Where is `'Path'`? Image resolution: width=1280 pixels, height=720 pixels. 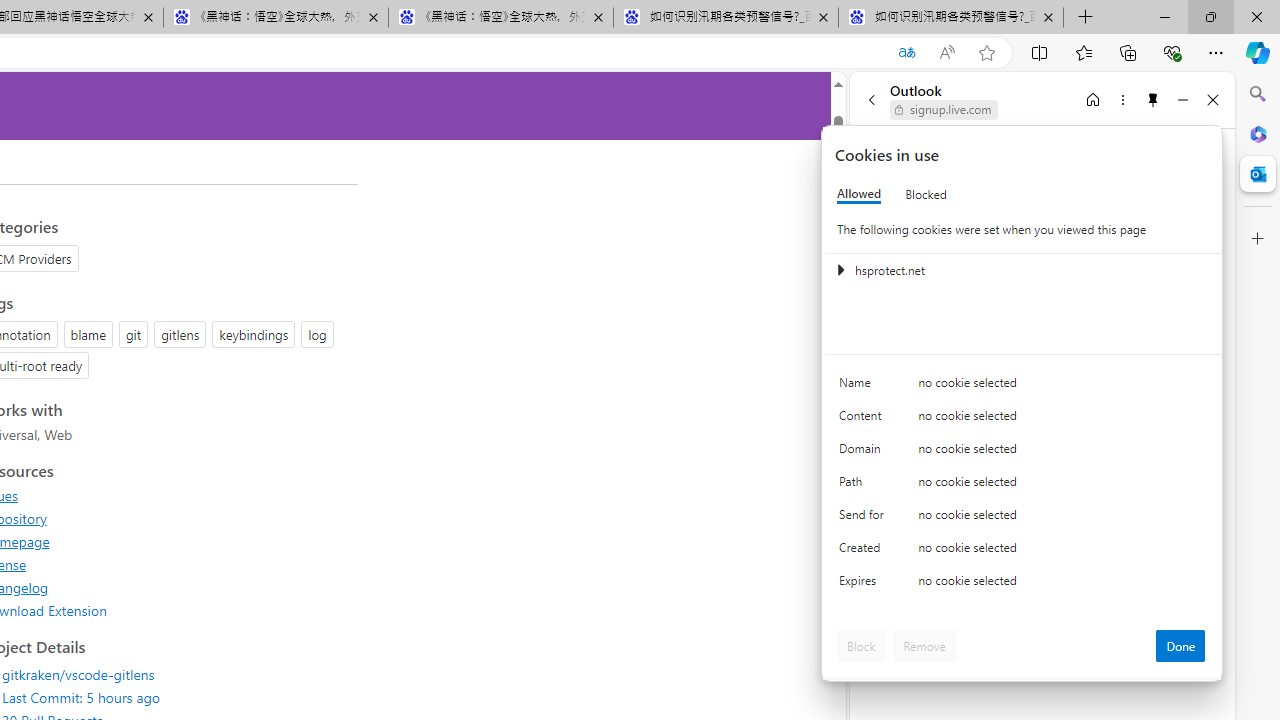 'Path' is located at coordinates (865, 486).